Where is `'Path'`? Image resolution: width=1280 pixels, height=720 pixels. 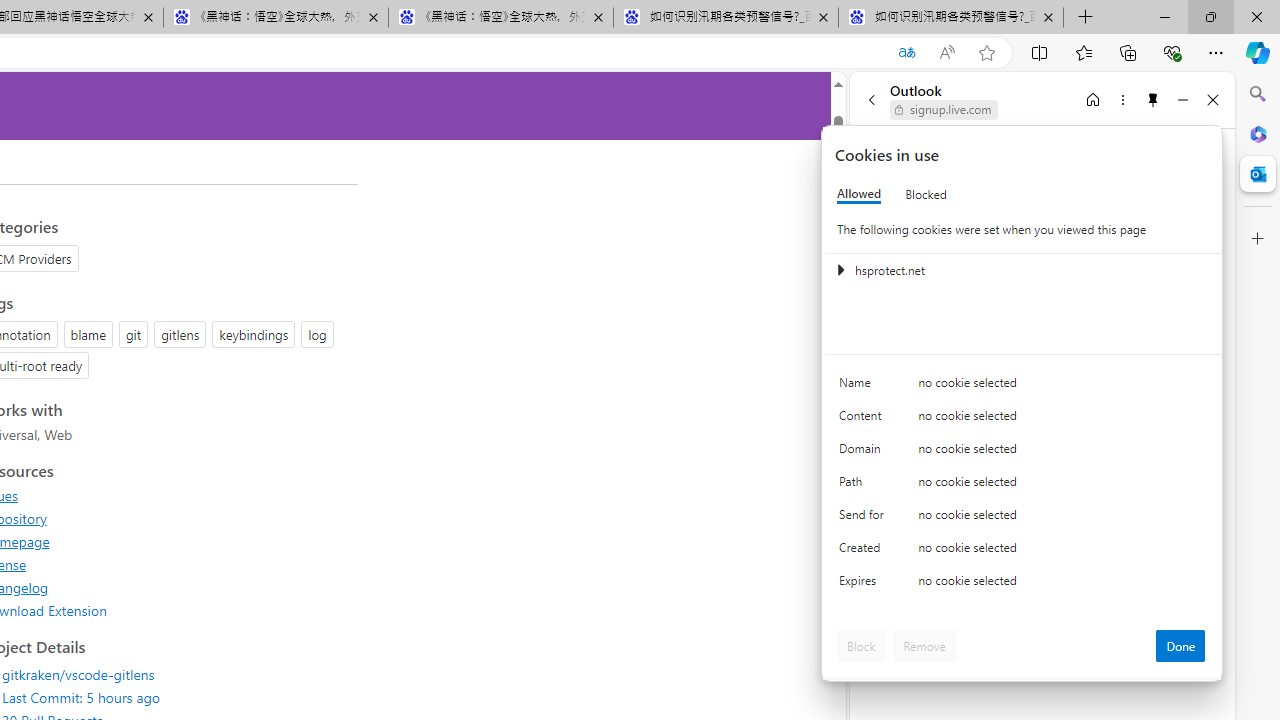 'Path' is located at coordinates (865, 486).